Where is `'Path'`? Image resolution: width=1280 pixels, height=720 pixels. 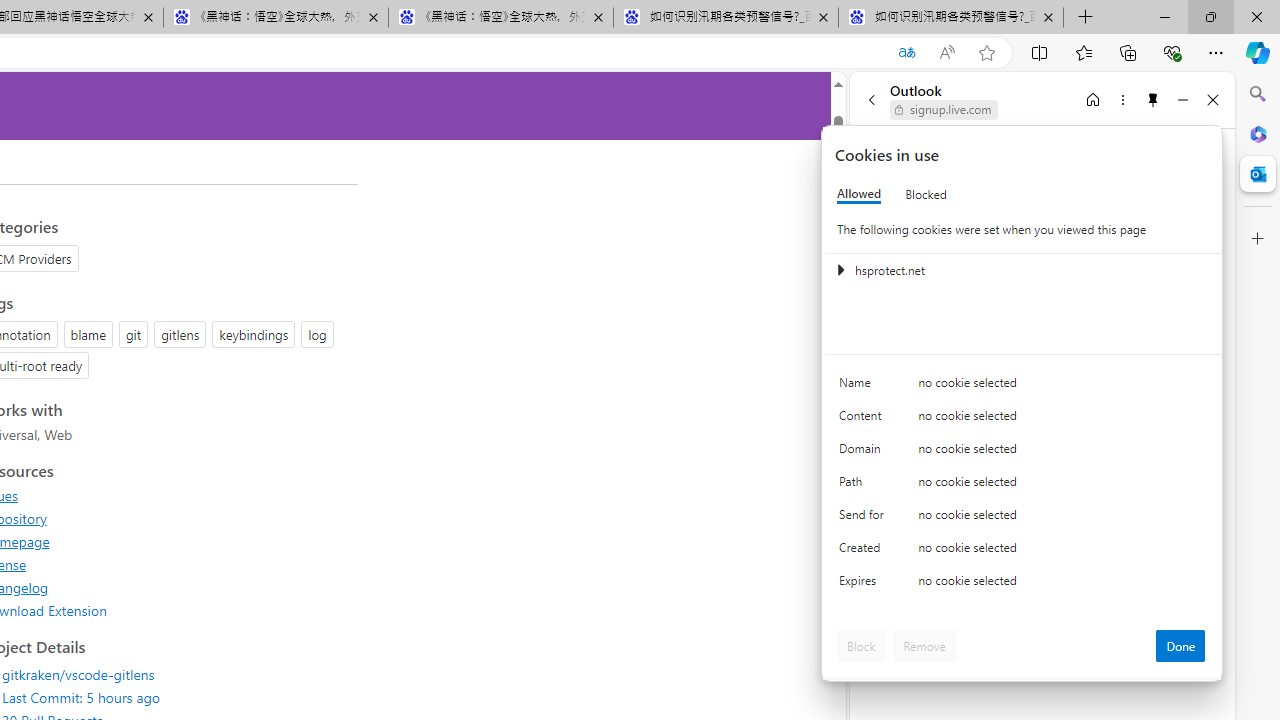 'Path' is located at coordinates (865, 486).